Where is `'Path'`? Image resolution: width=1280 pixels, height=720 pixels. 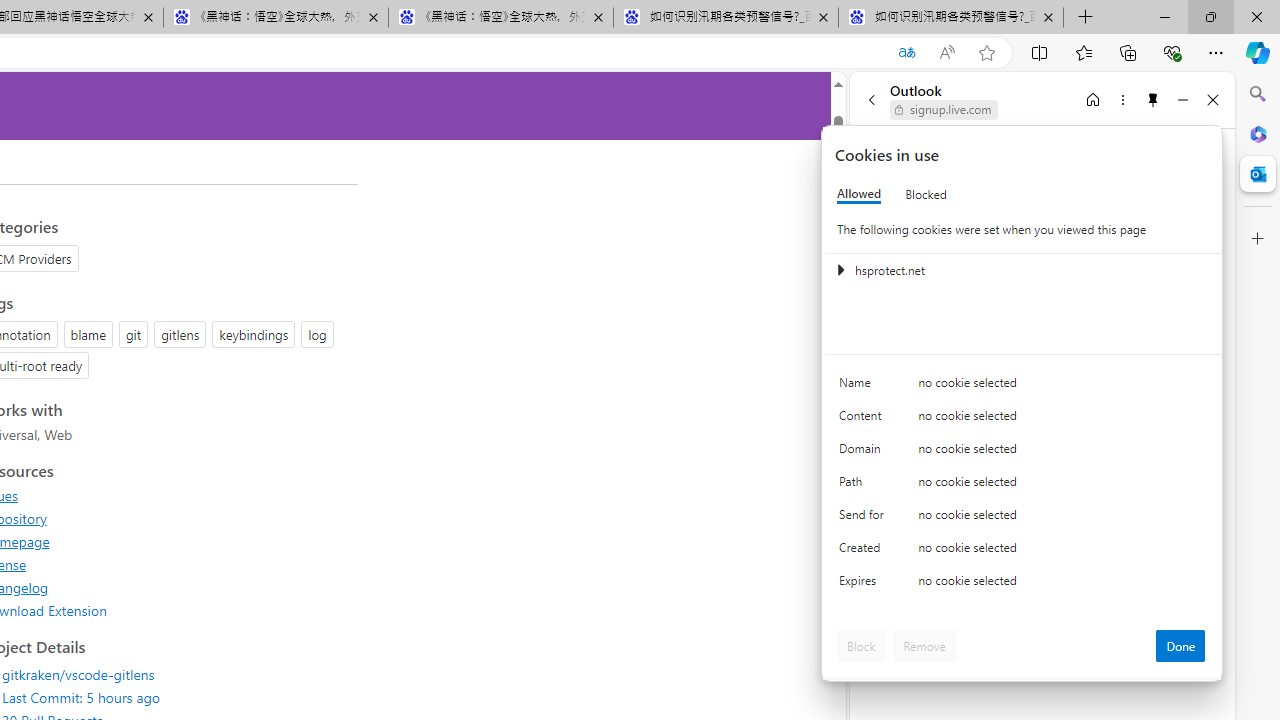 'Path' is located at coordinates (865, 486).